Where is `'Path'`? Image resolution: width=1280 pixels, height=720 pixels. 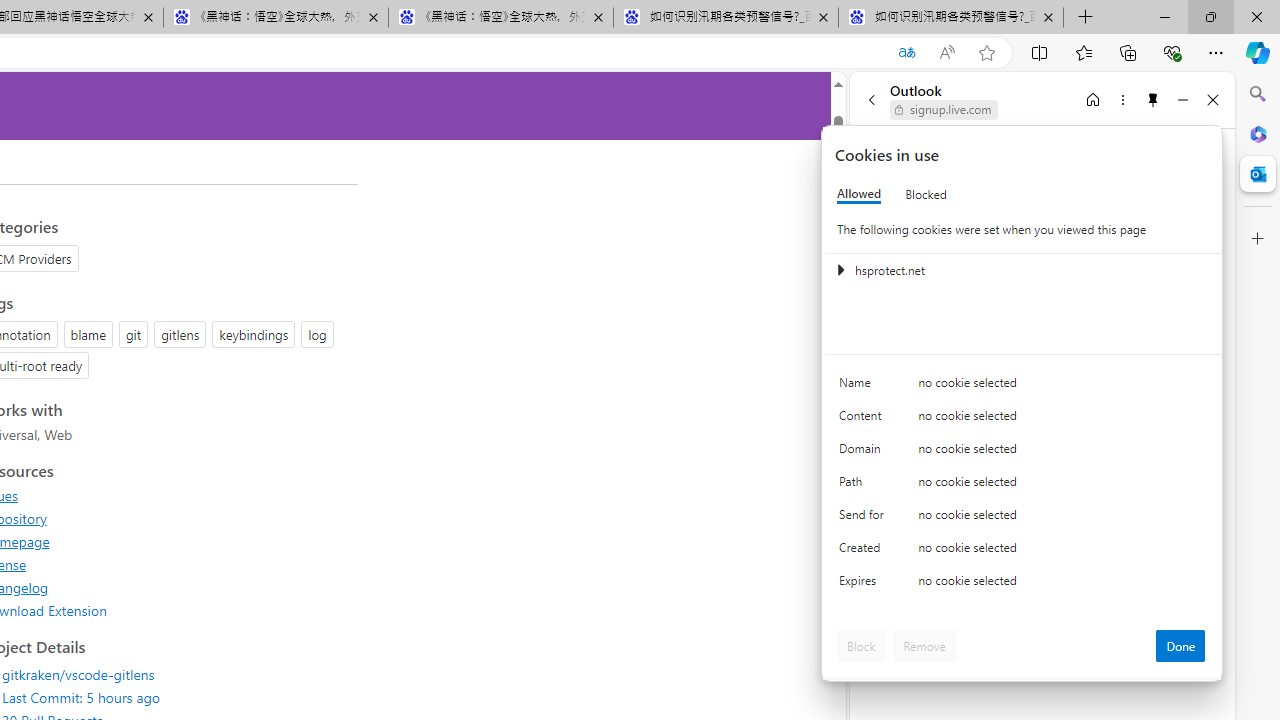 'Path' is located at coordinates (865, 486).